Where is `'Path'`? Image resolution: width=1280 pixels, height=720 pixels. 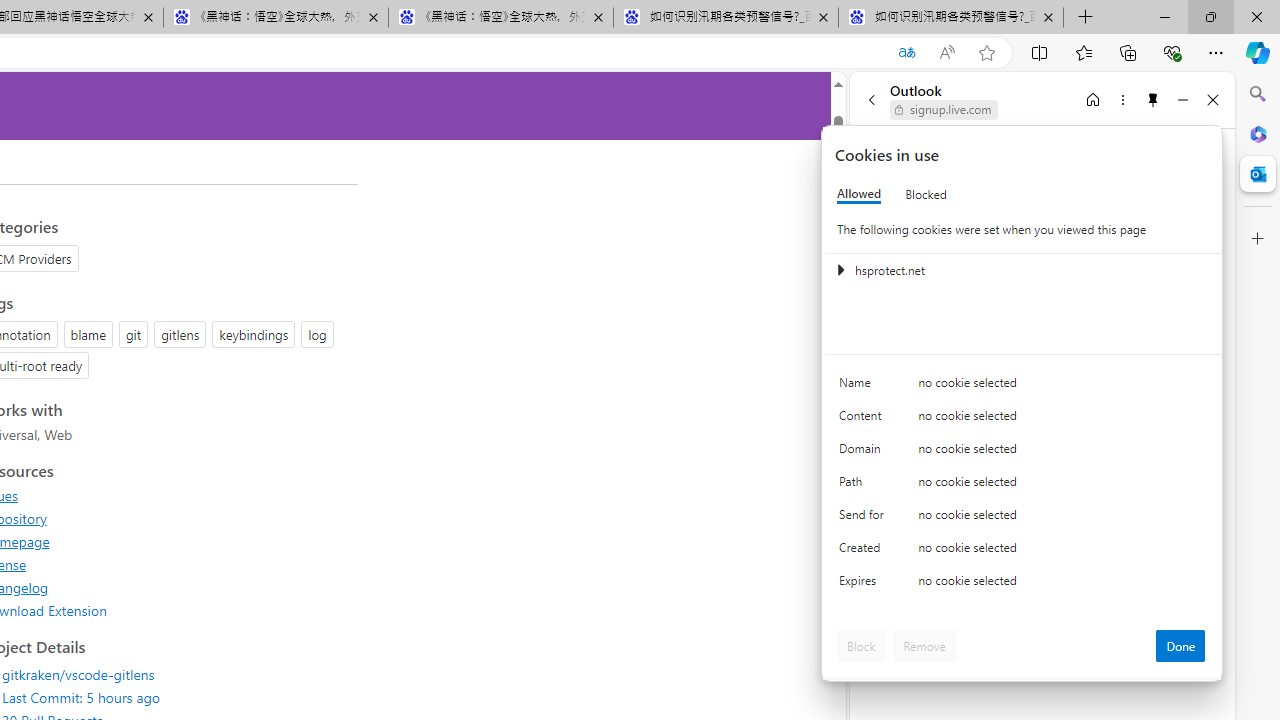 'Path' is located at coordinates (865, 486).